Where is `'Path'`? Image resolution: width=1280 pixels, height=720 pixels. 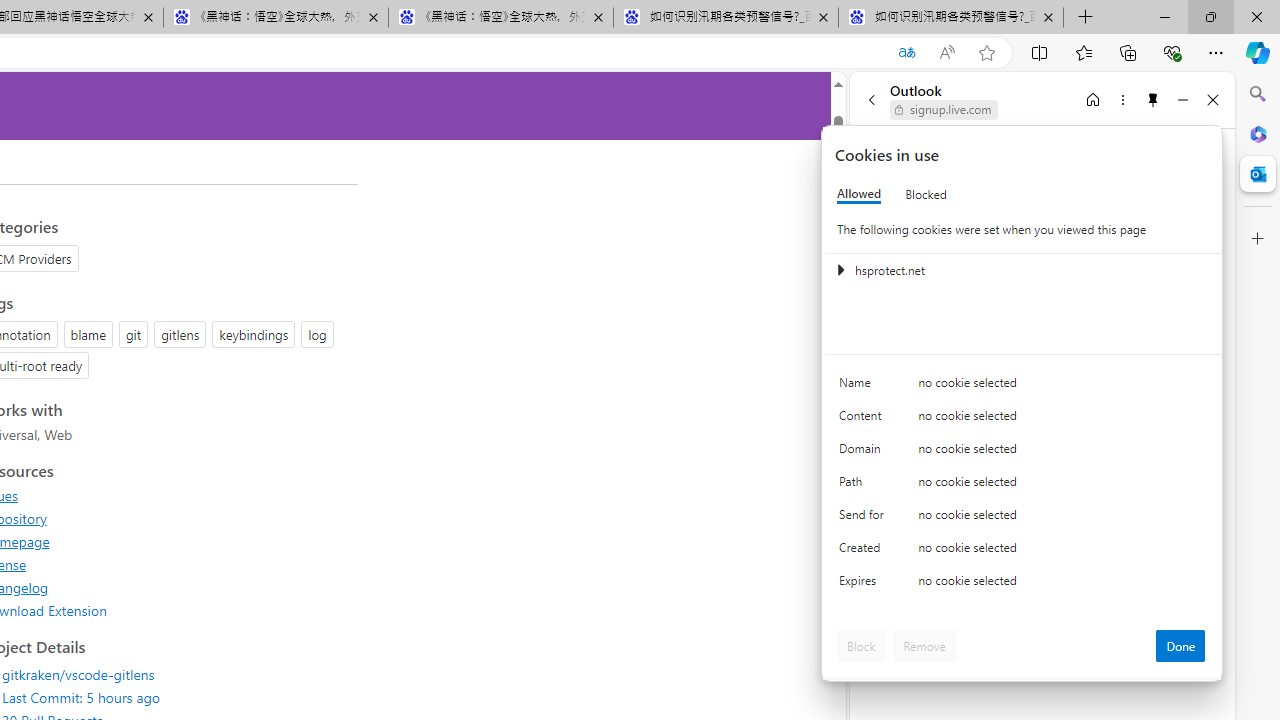 'Path' is located at coordinates (865, 486).